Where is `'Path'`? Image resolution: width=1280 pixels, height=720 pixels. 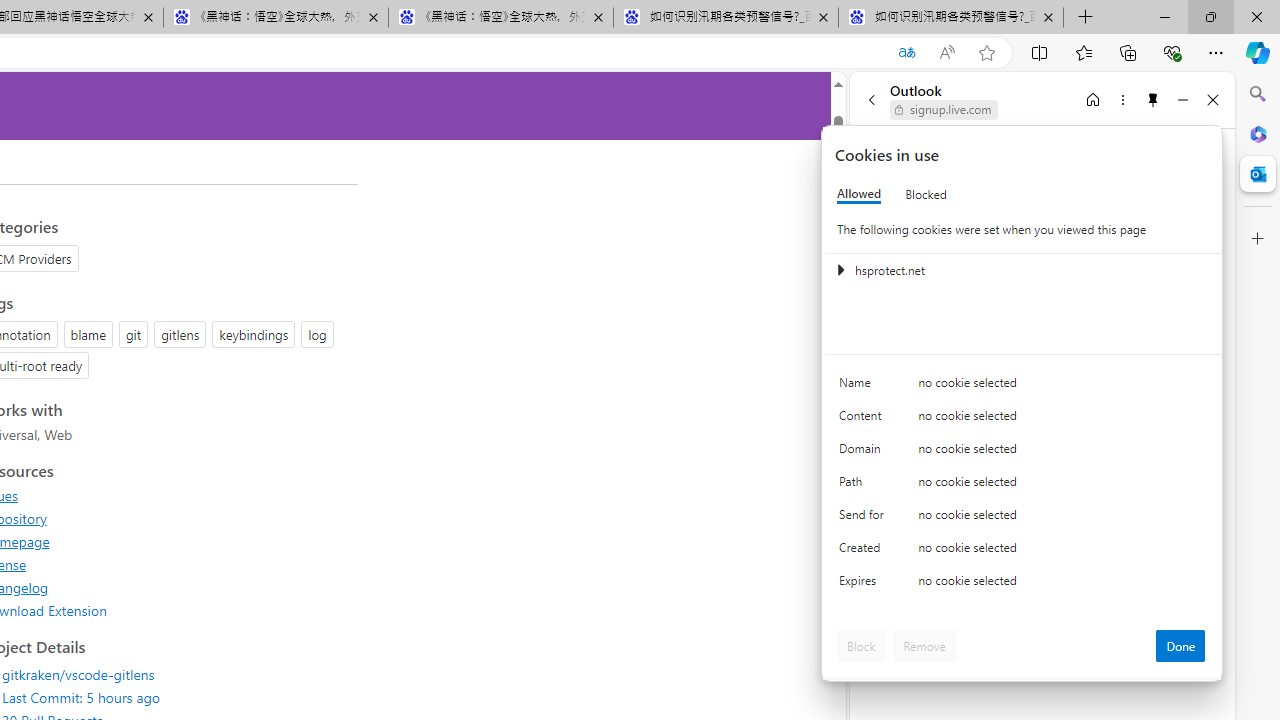 'Path' is located at coordinates (865, 486).